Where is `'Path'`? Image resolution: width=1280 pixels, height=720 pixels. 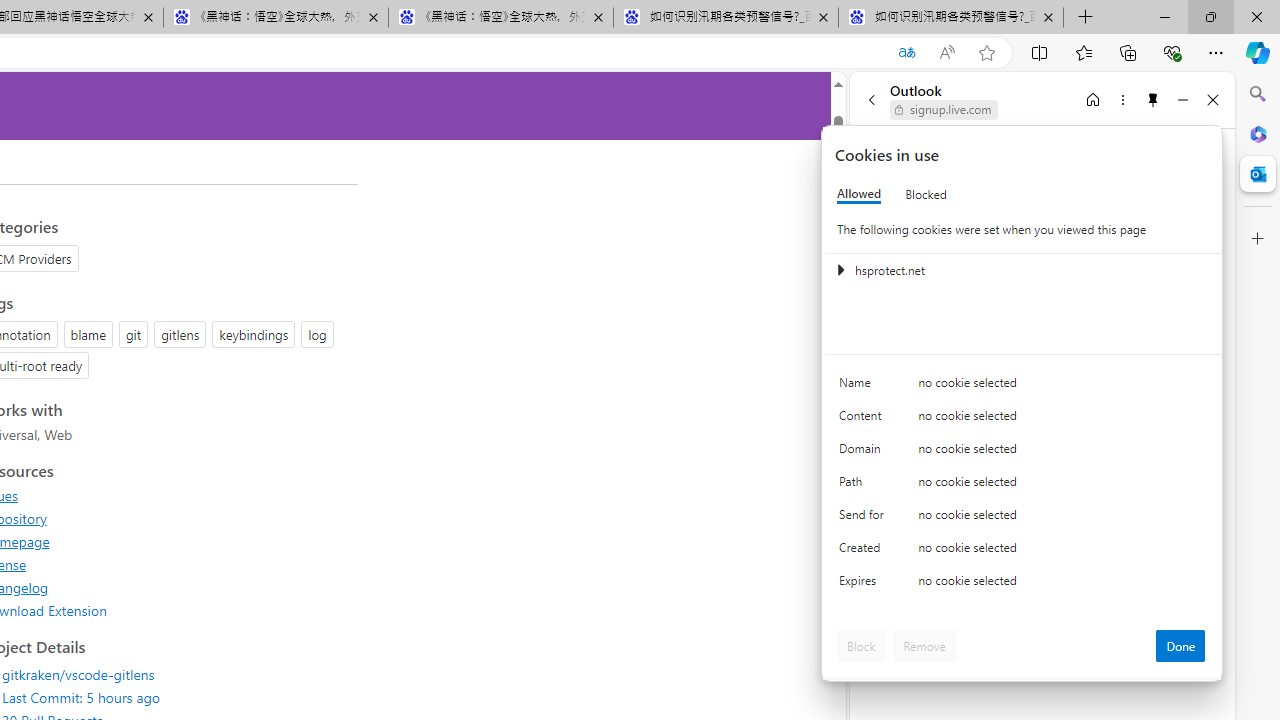 'Path' is located at coordinates (865, 486).